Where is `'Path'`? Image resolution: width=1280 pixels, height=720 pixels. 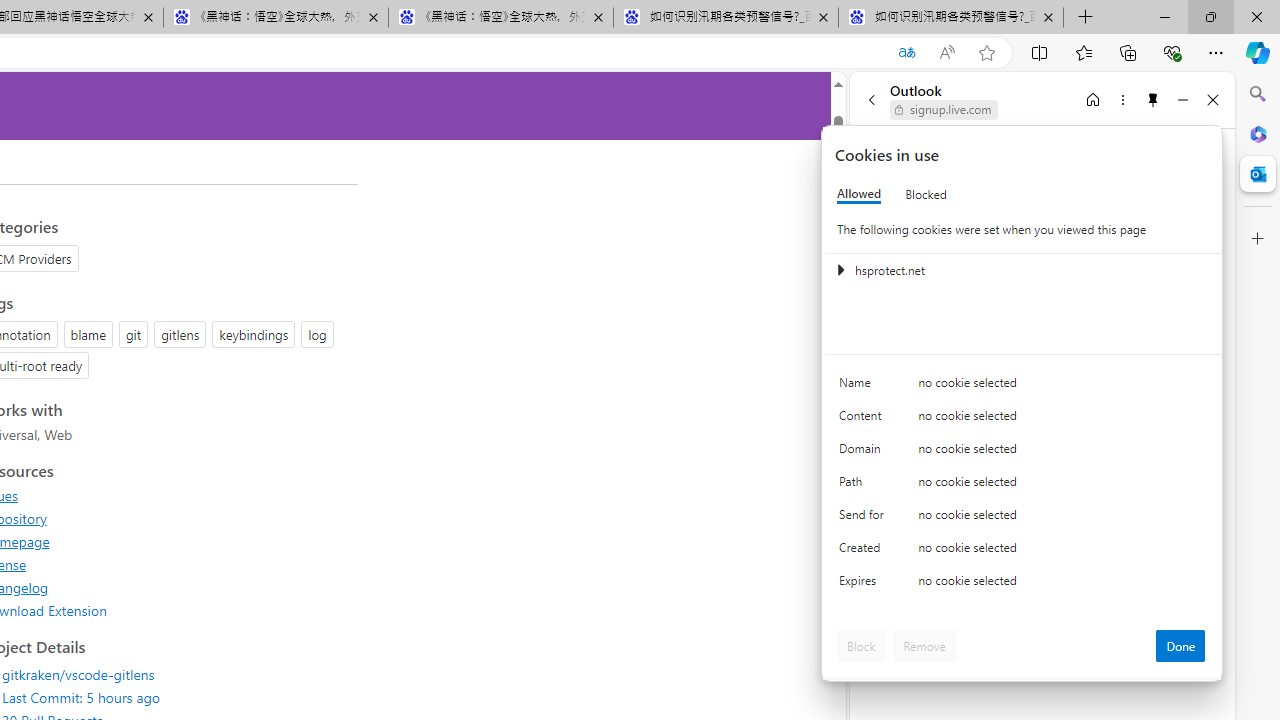 'Path' is located at coordinates (865, 486).